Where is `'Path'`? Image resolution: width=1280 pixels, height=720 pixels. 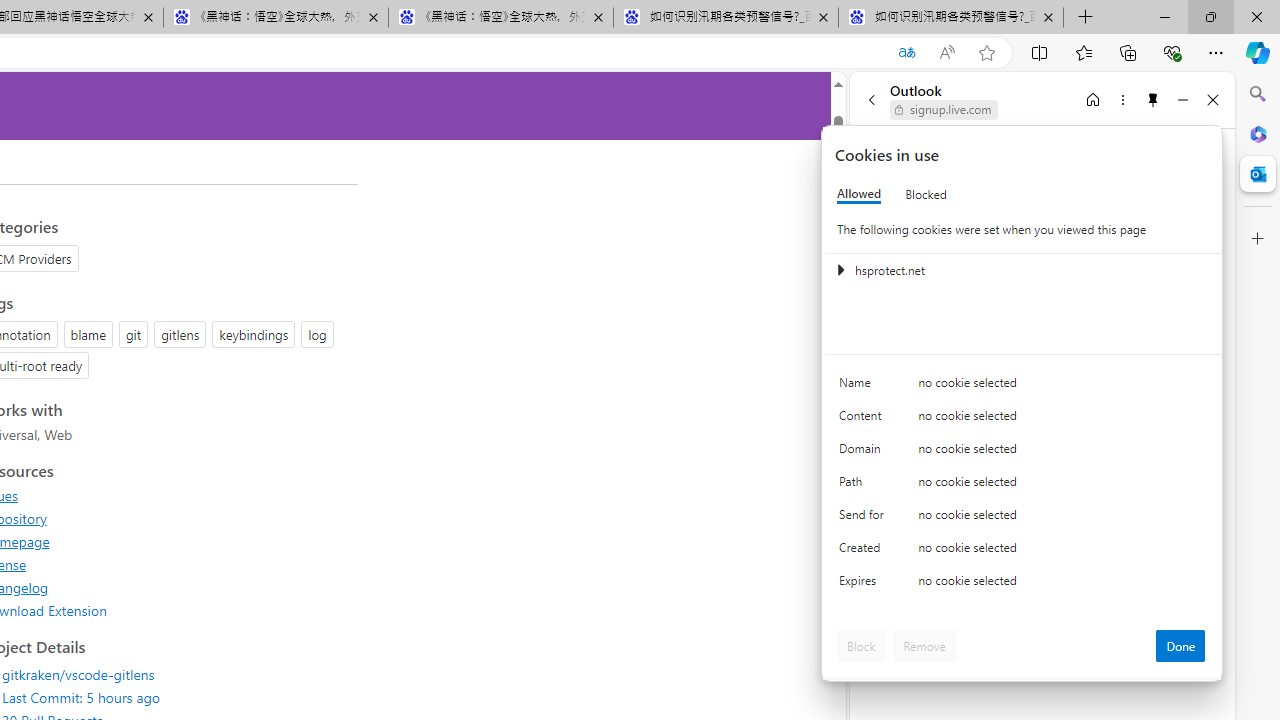 'Path' is located at coordinates (865, 486).